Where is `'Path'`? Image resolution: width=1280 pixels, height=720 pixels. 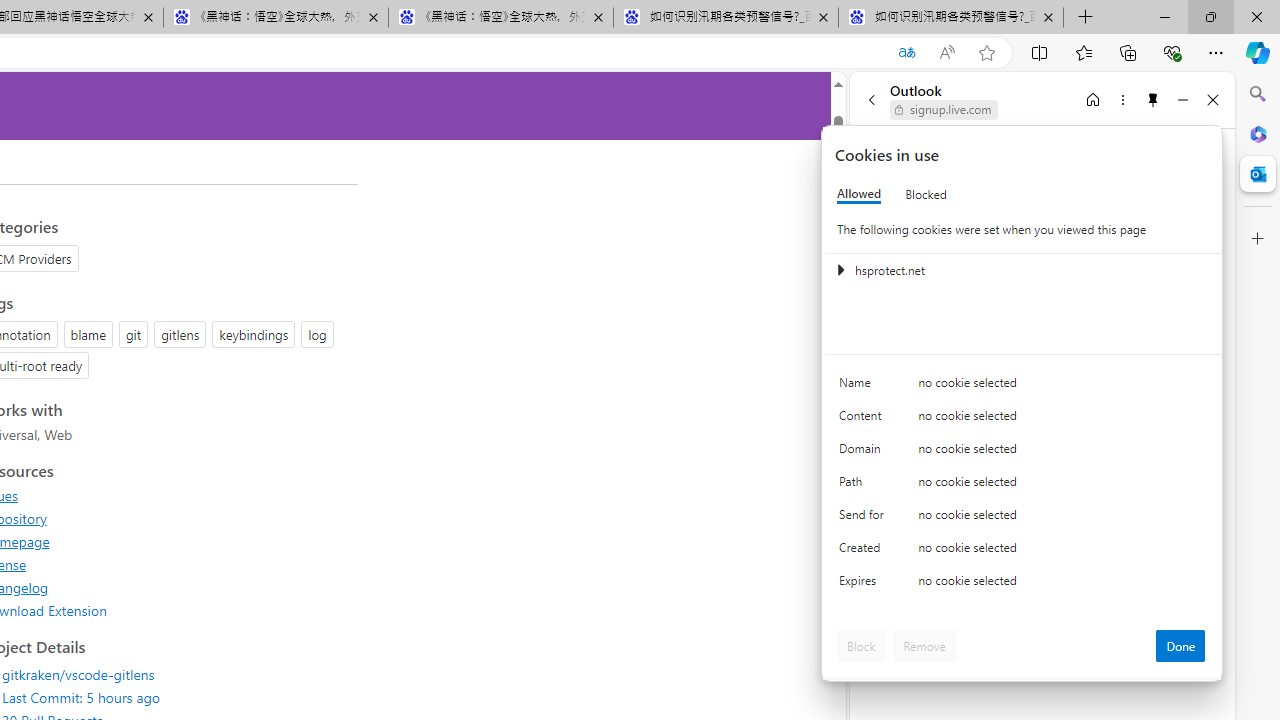 'Path' is located at coordinates (865, 486).